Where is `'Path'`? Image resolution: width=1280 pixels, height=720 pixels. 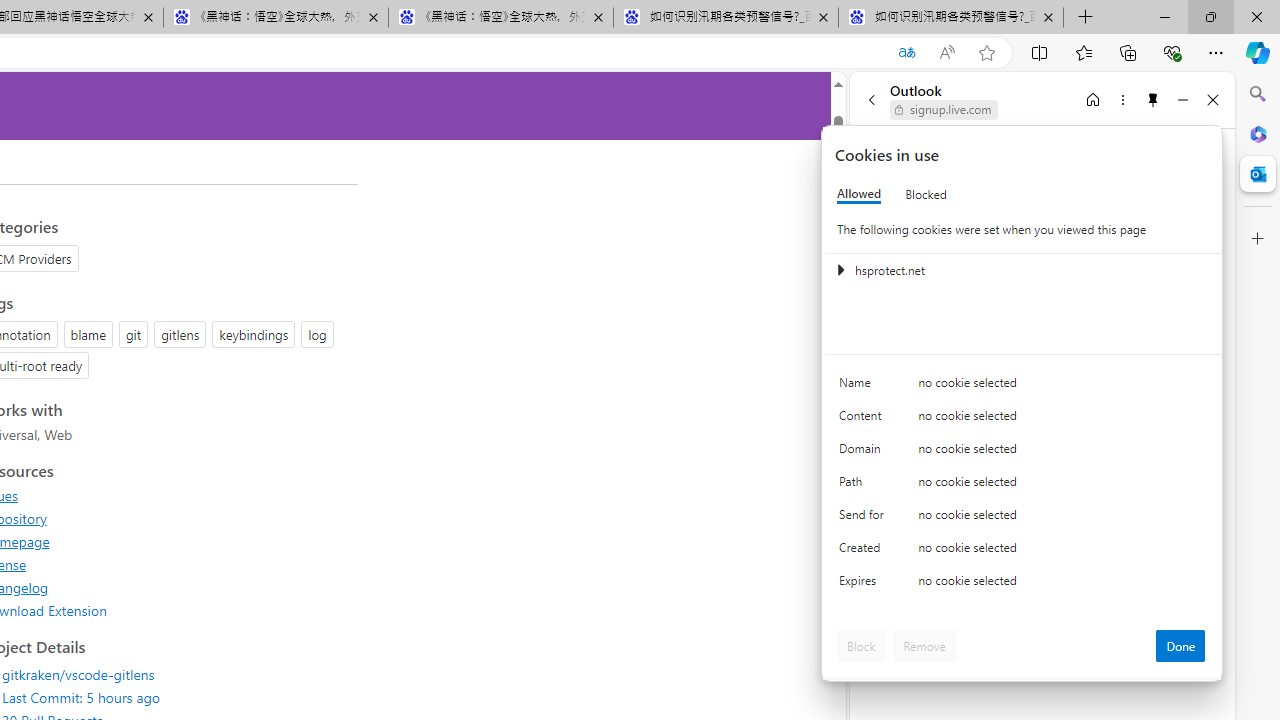 'Path' is located at coordinates (865, 486).